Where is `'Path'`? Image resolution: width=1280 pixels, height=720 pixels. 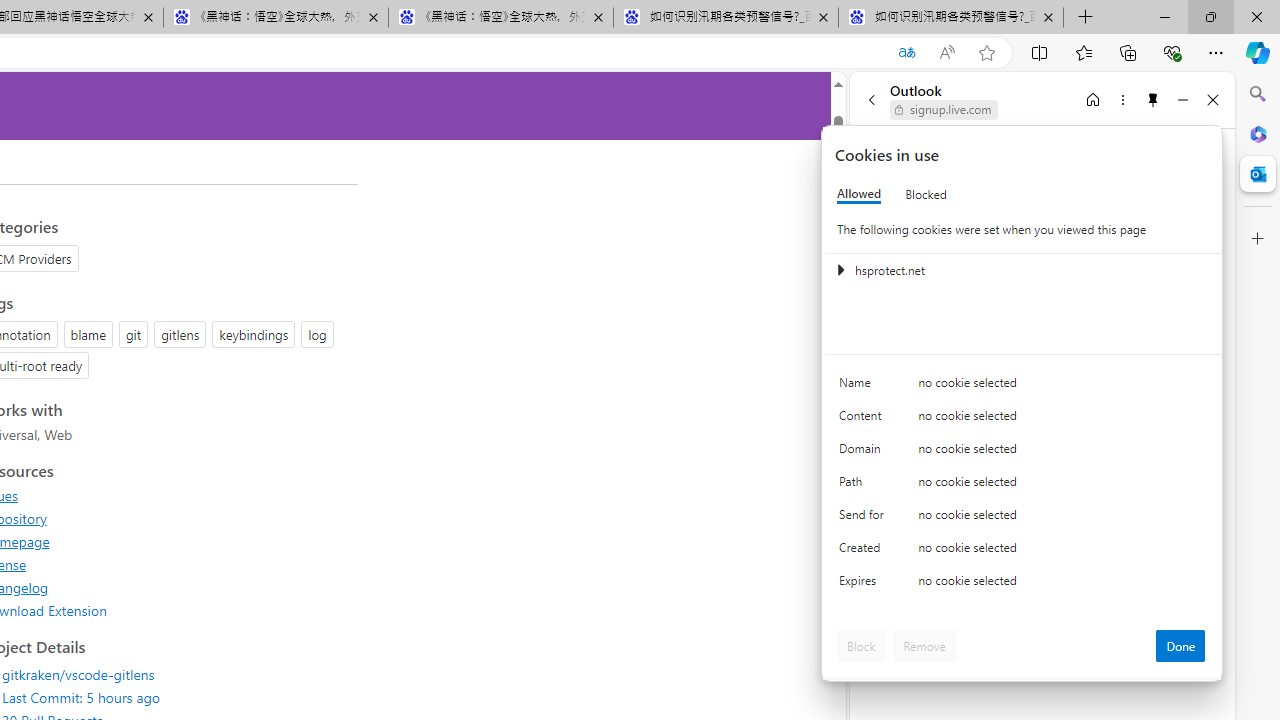 'Path' is located at coordinates (865, 486).